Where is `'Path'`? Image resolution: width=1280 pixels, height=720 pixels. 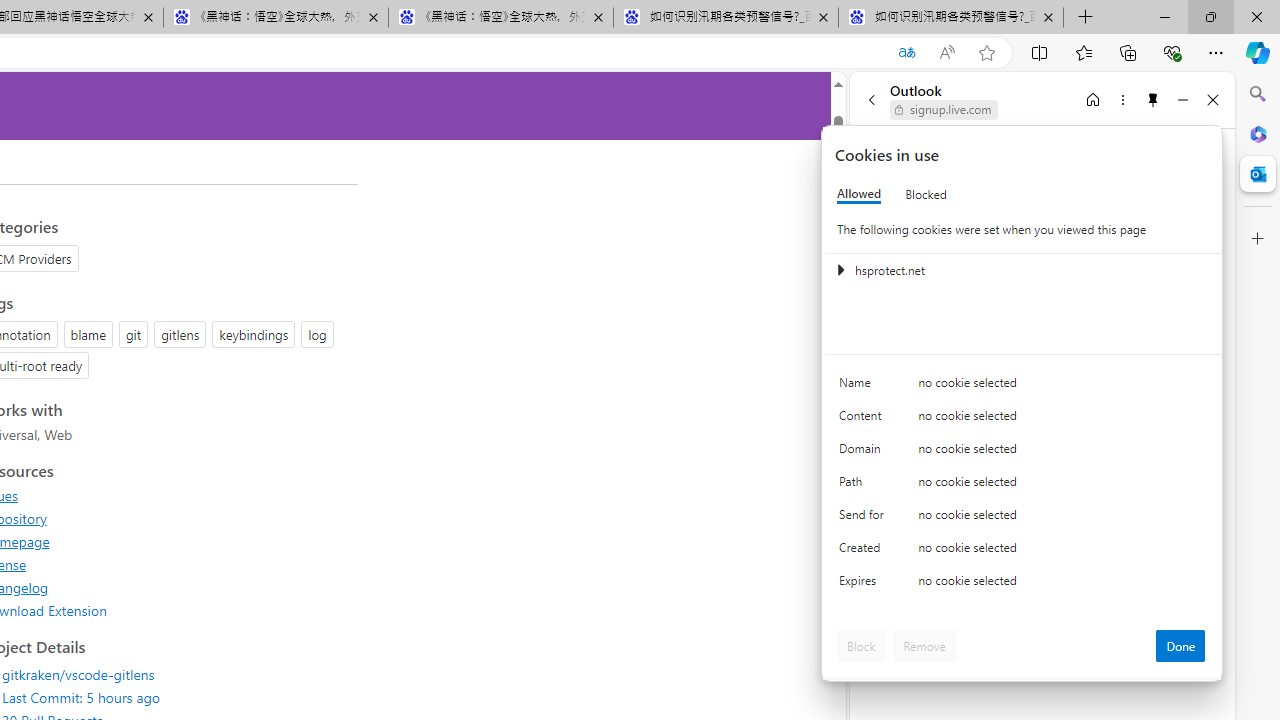 'Path' is located at coordinates (865, 486).